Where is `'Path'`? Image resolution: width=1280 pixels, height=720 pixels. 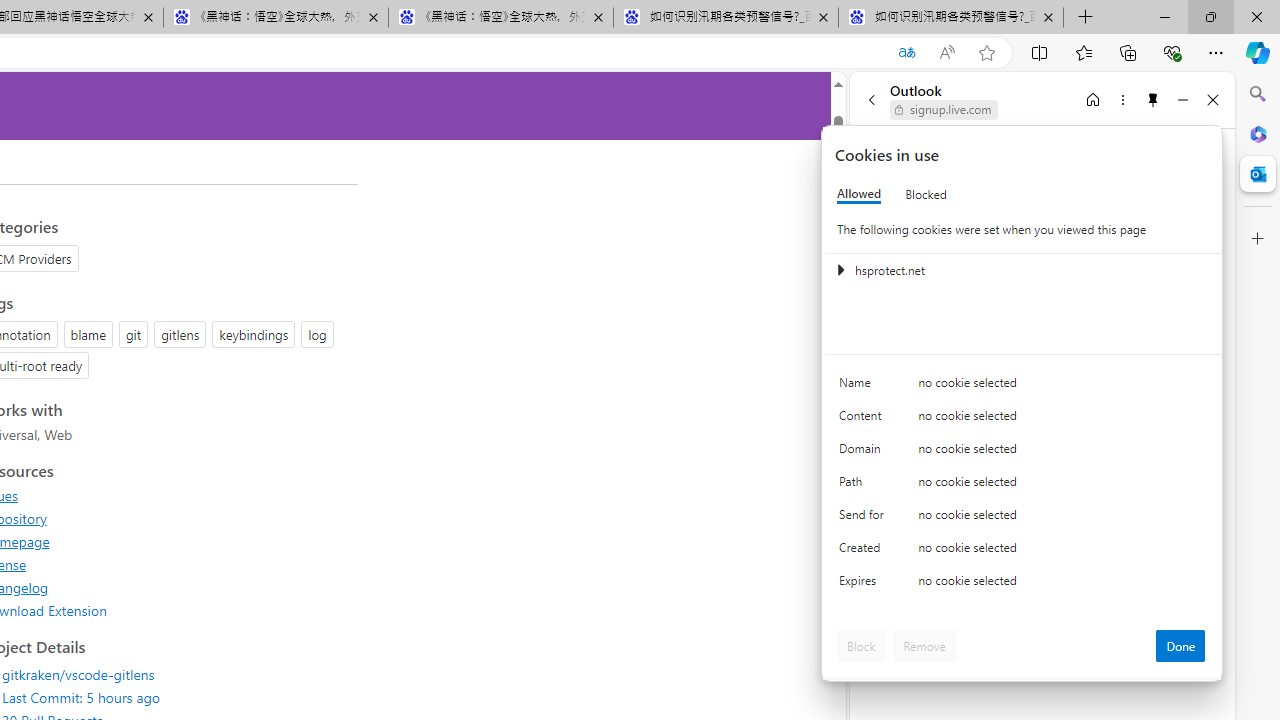 'Path' is located at coordinates (865, 486).